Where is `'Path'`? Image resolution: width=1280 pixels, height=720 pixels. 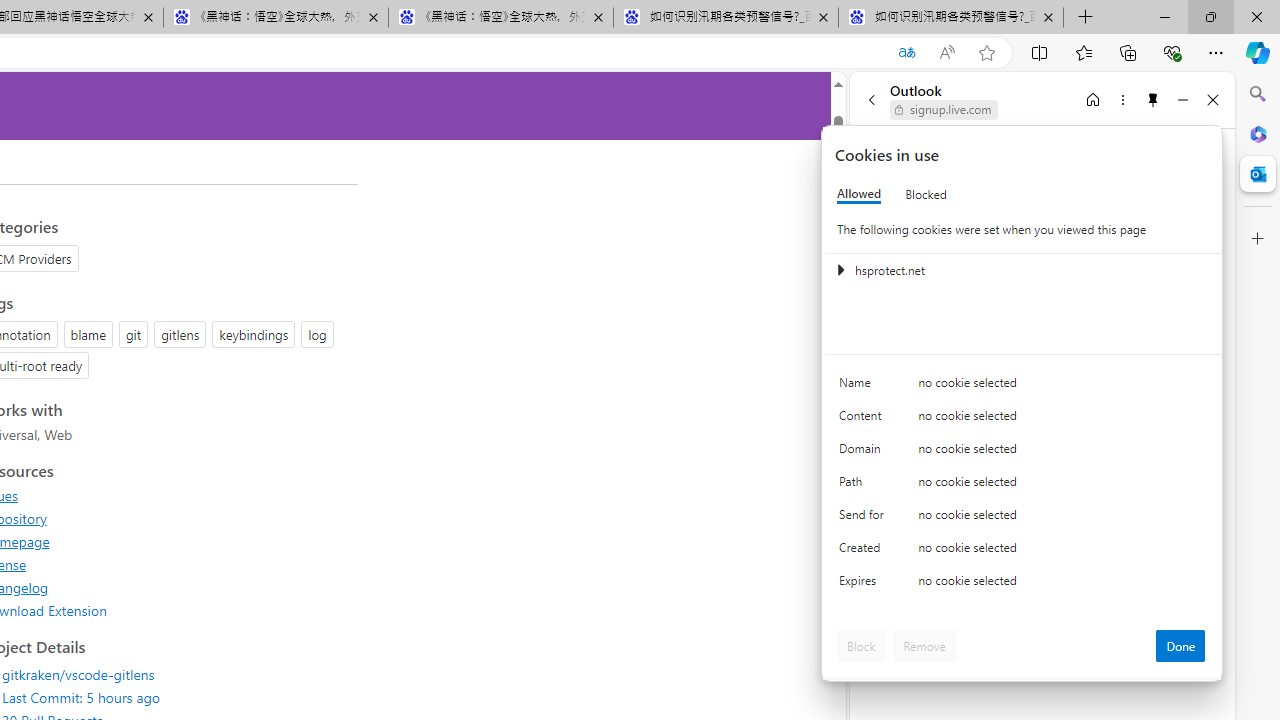 'Path' is located at coordinates (865, 486).